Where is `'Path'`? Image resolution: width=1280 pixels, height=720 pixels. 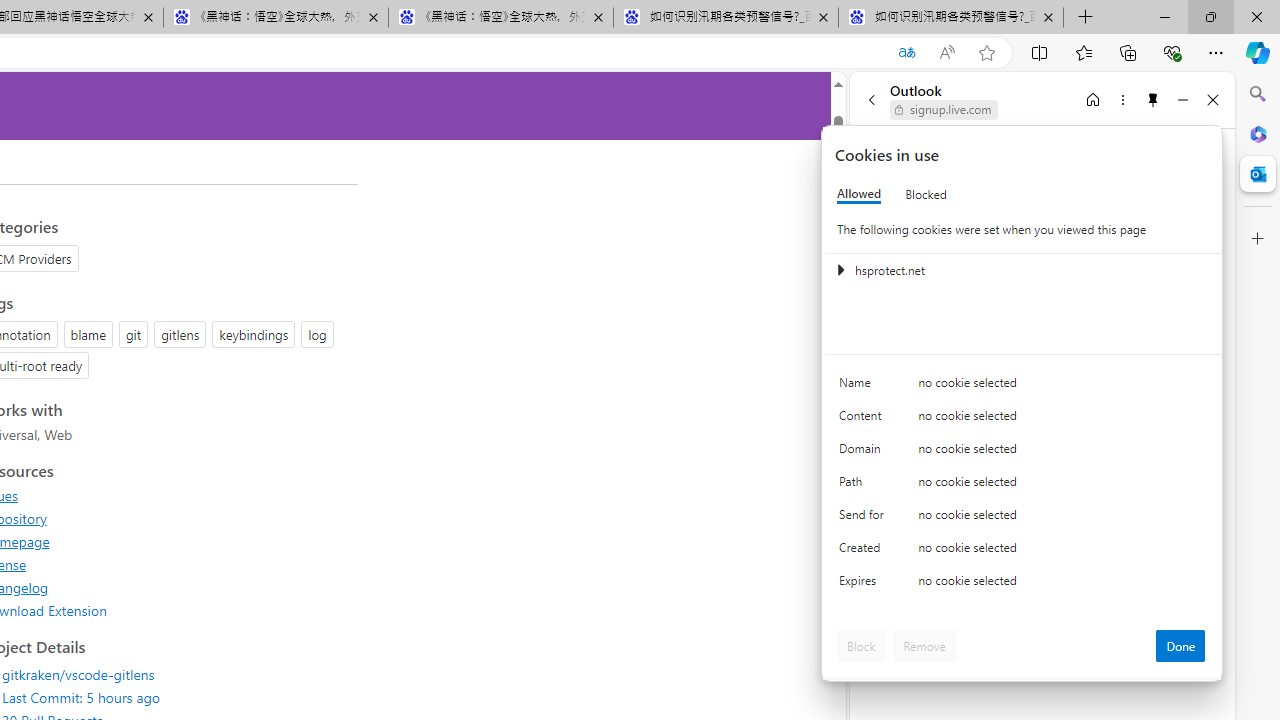 'Path' is located at coordinates (865, 486).